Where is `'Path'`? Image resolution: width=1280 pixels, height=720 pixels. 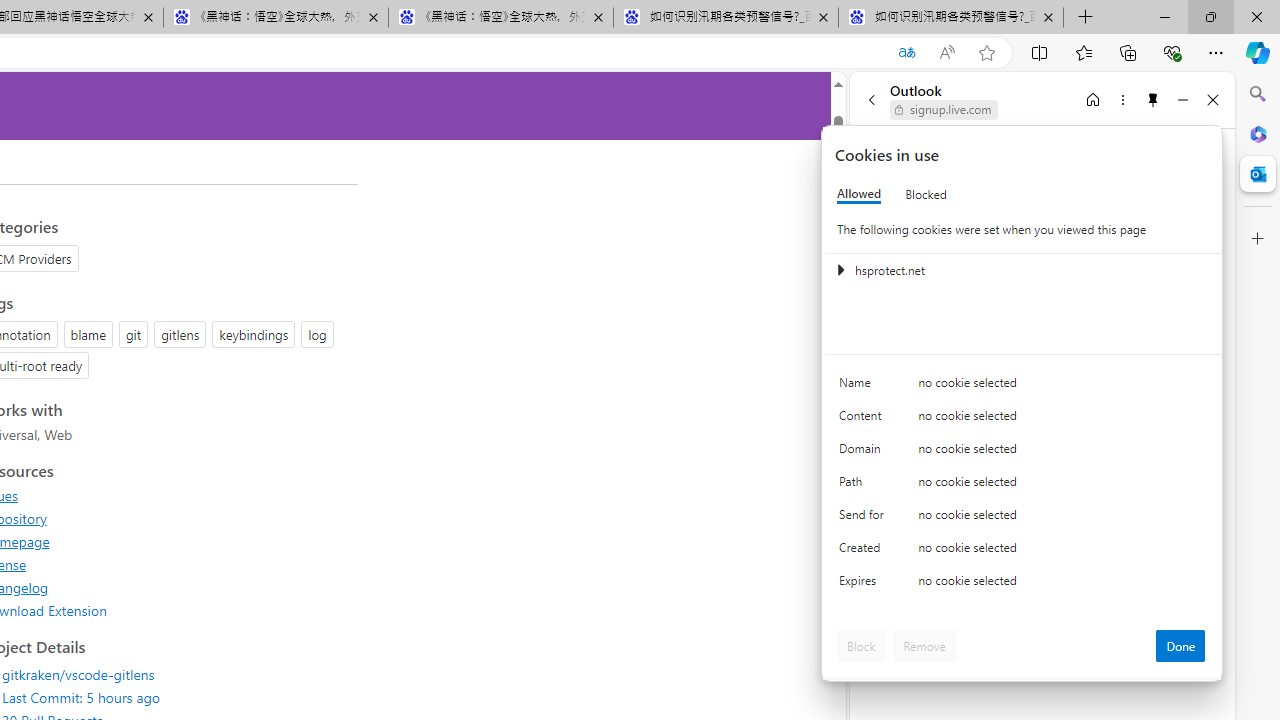 'Path' is located at coordinates (865, 486).